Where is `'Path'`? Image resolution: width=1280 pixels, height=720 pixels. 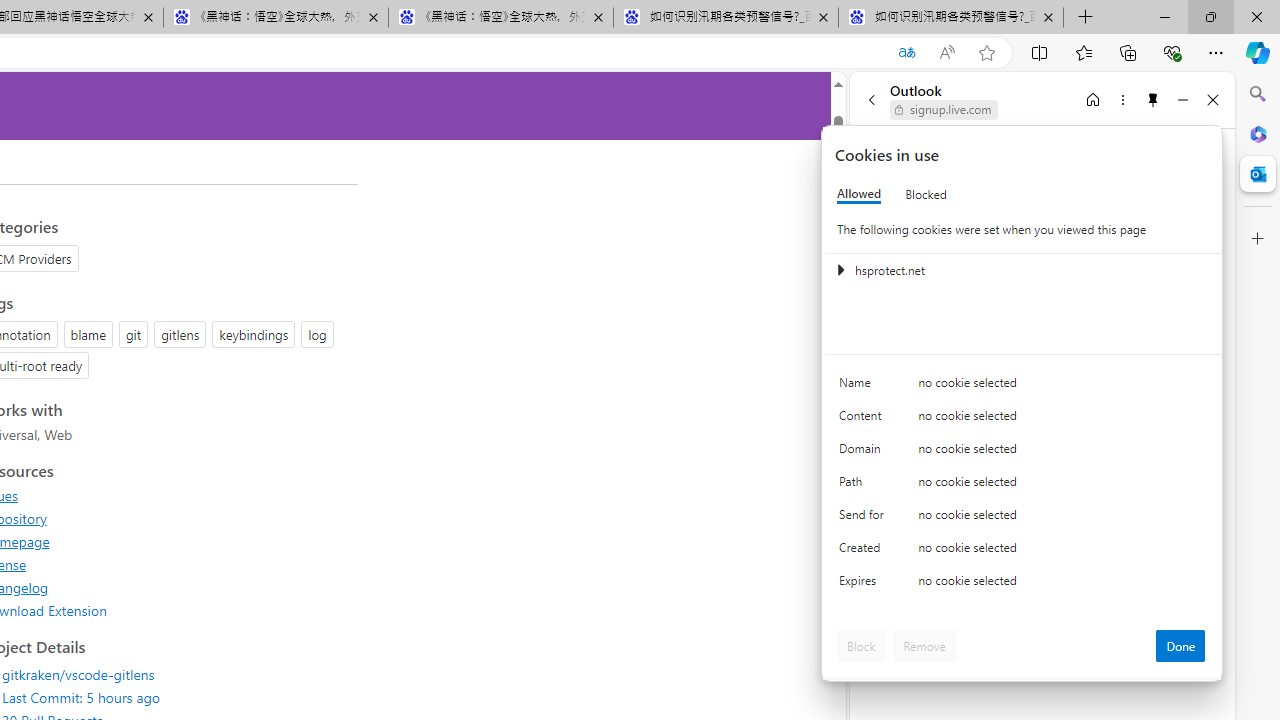 'Path' is located at coordinates (865, 486).